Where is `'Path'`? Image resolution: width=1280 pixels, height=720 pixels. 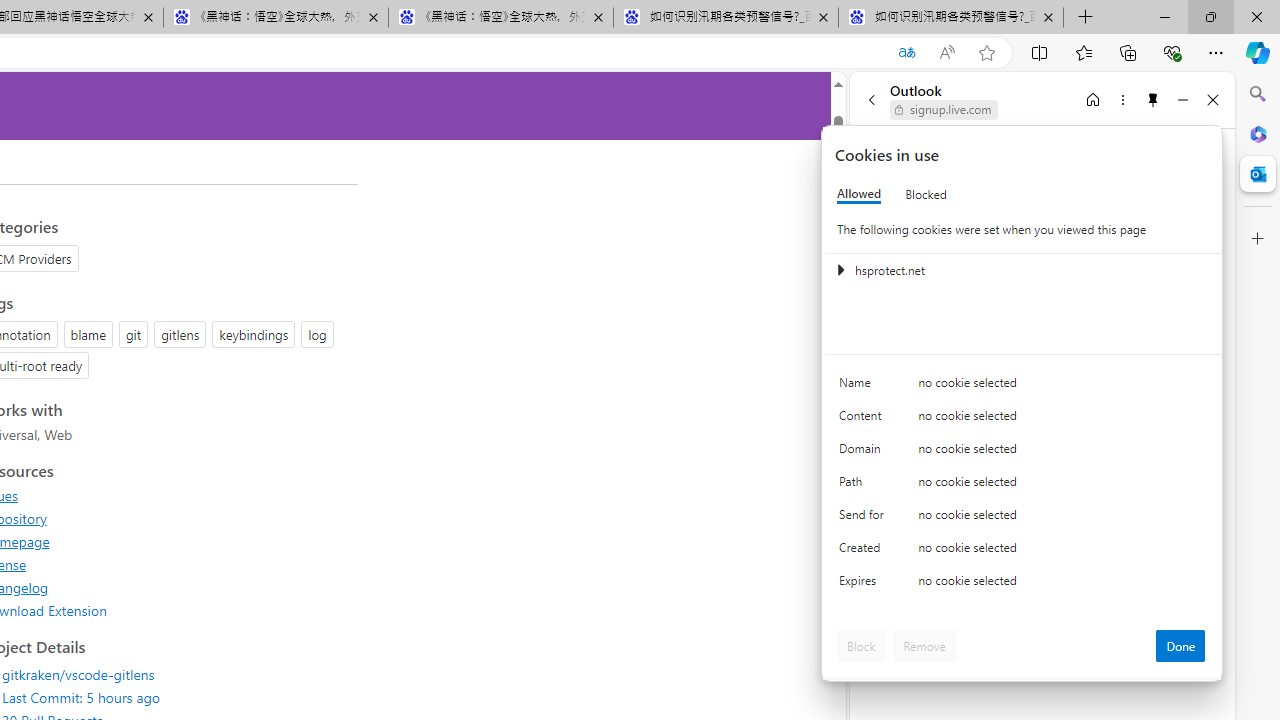 'Path' is located at coordinates (865, 486).